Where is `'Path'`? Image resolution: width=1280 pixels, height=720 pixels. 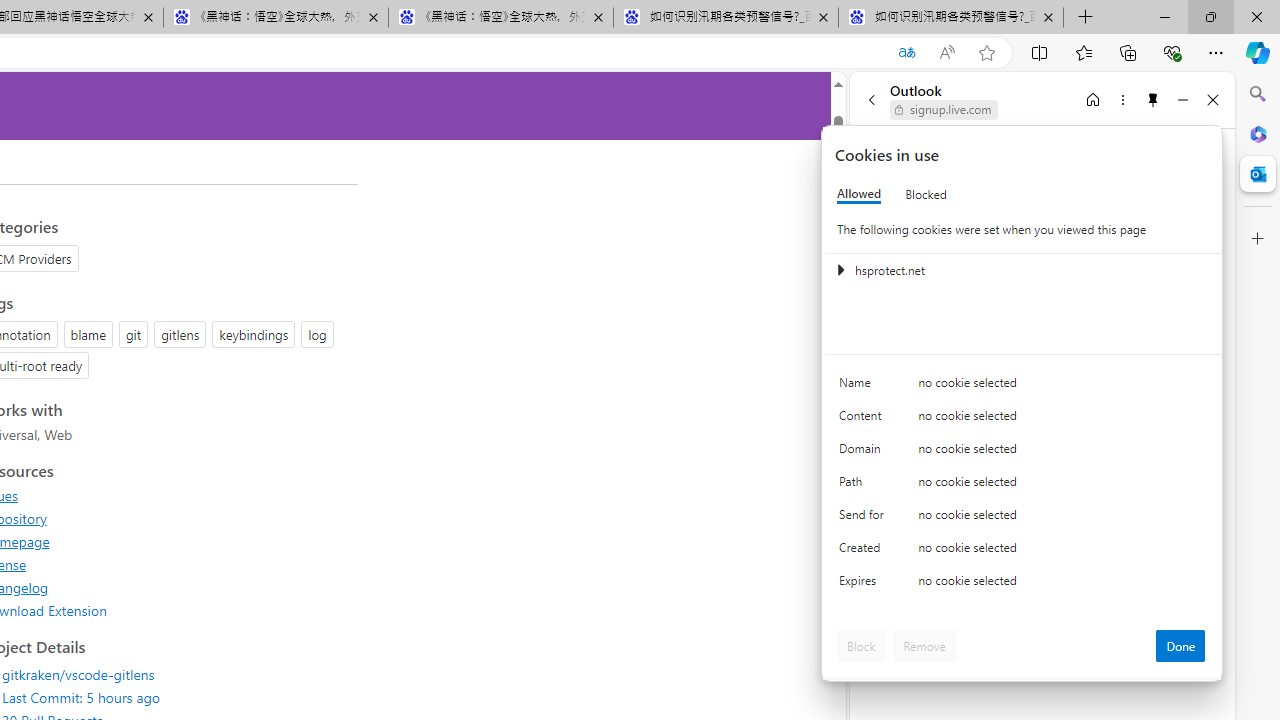 'Path' is located at coordinates (865, 486).